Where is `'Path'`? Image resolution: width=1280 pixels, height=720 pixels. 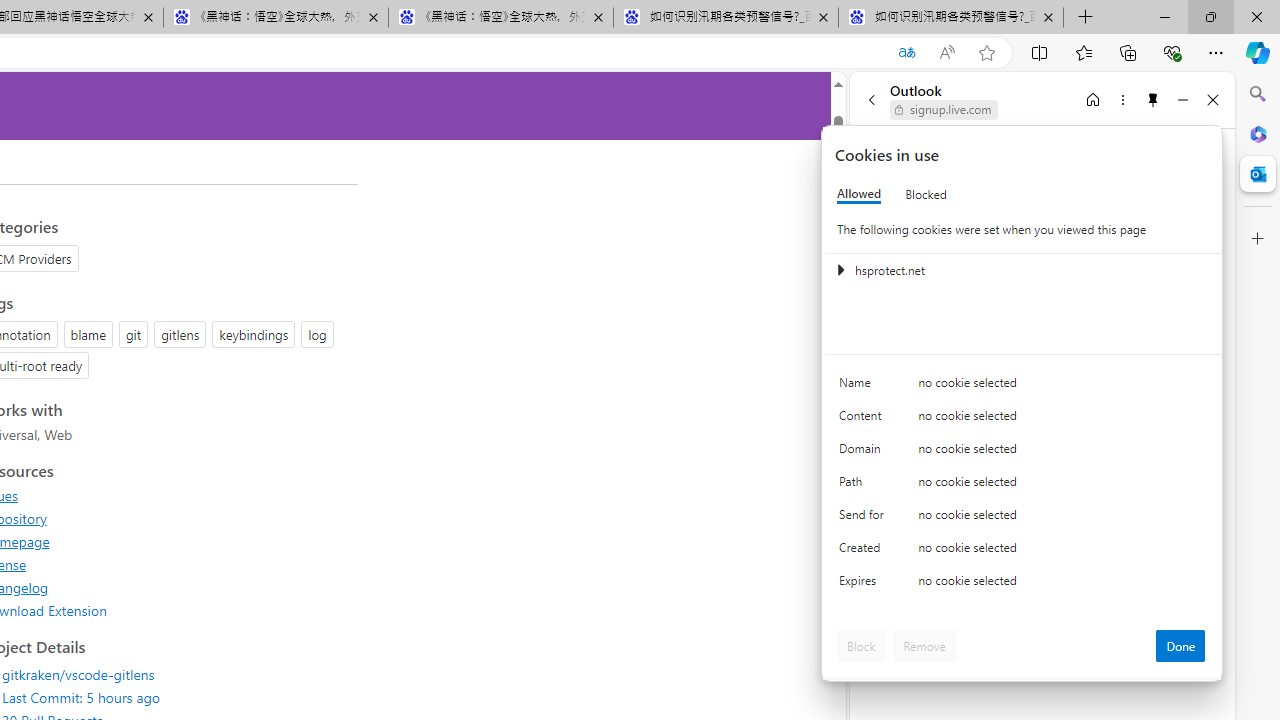 'Path' is located at coordinates (865, 486).